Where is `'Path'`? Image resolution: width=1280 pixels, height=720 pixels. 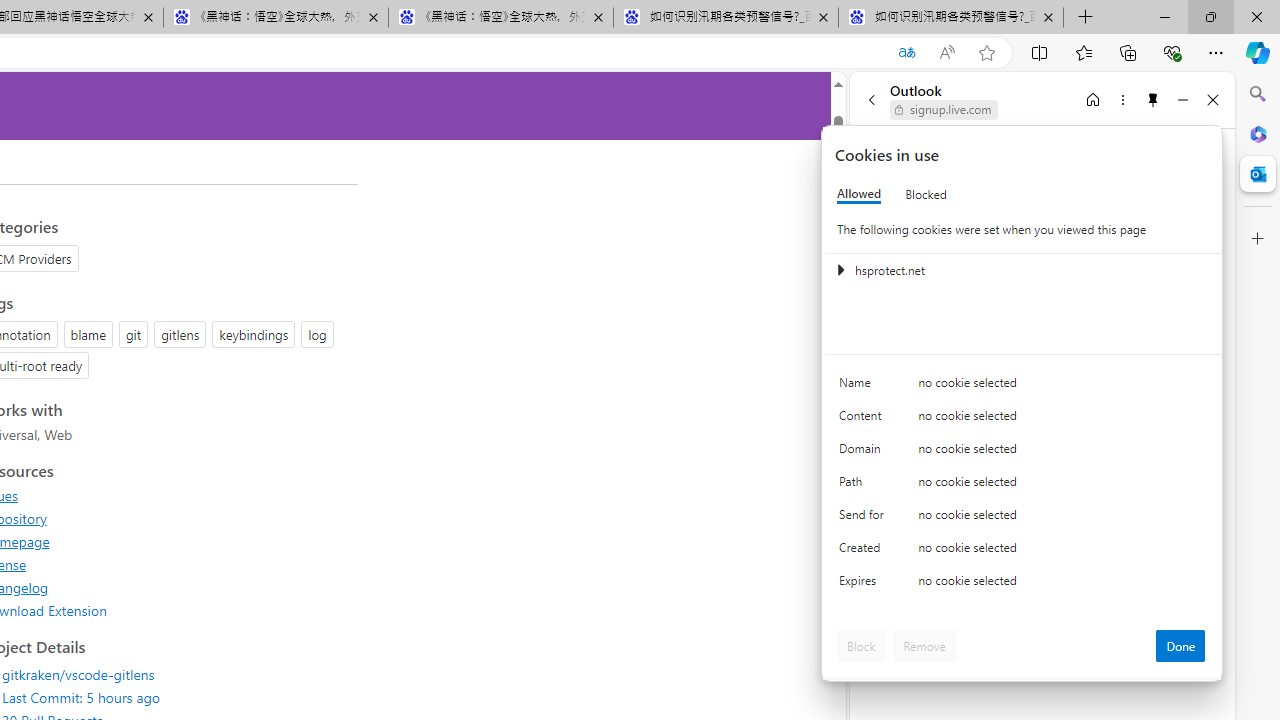 'Path' is located at coordinates (865, 486).